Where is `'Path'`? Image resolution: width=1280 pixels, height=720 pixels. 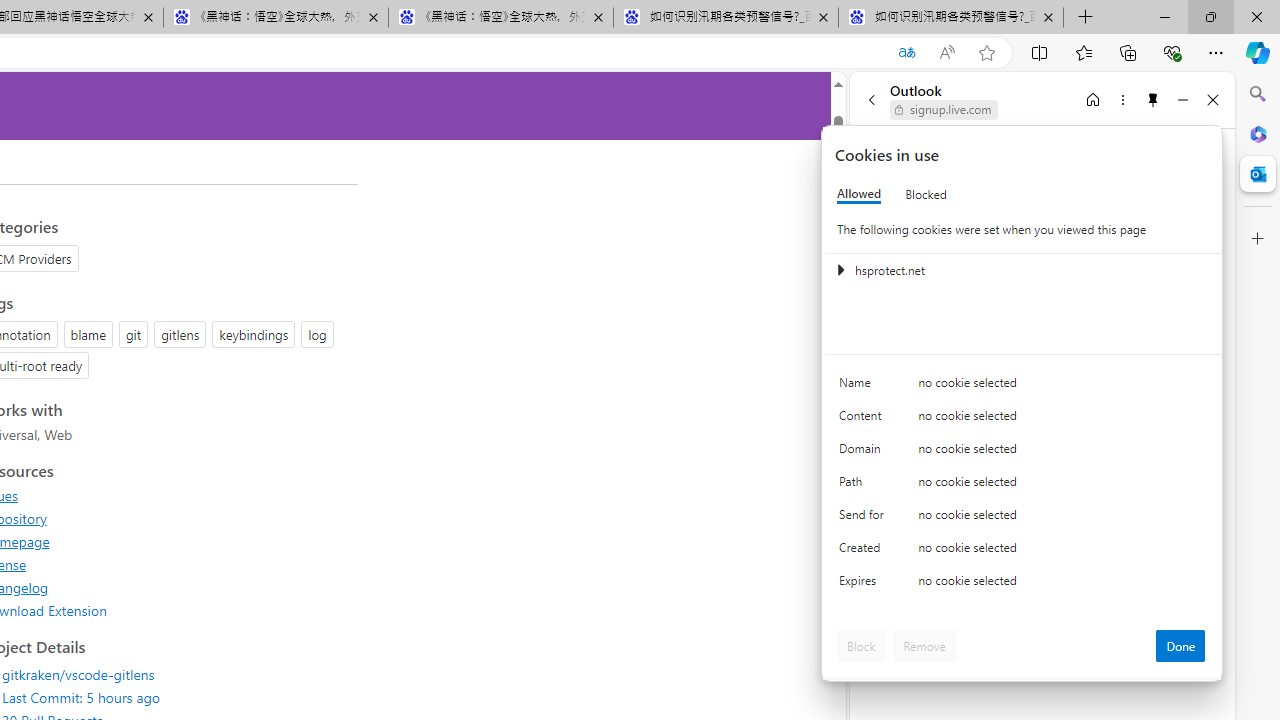 'Path' is located at coordinates (865, 486).